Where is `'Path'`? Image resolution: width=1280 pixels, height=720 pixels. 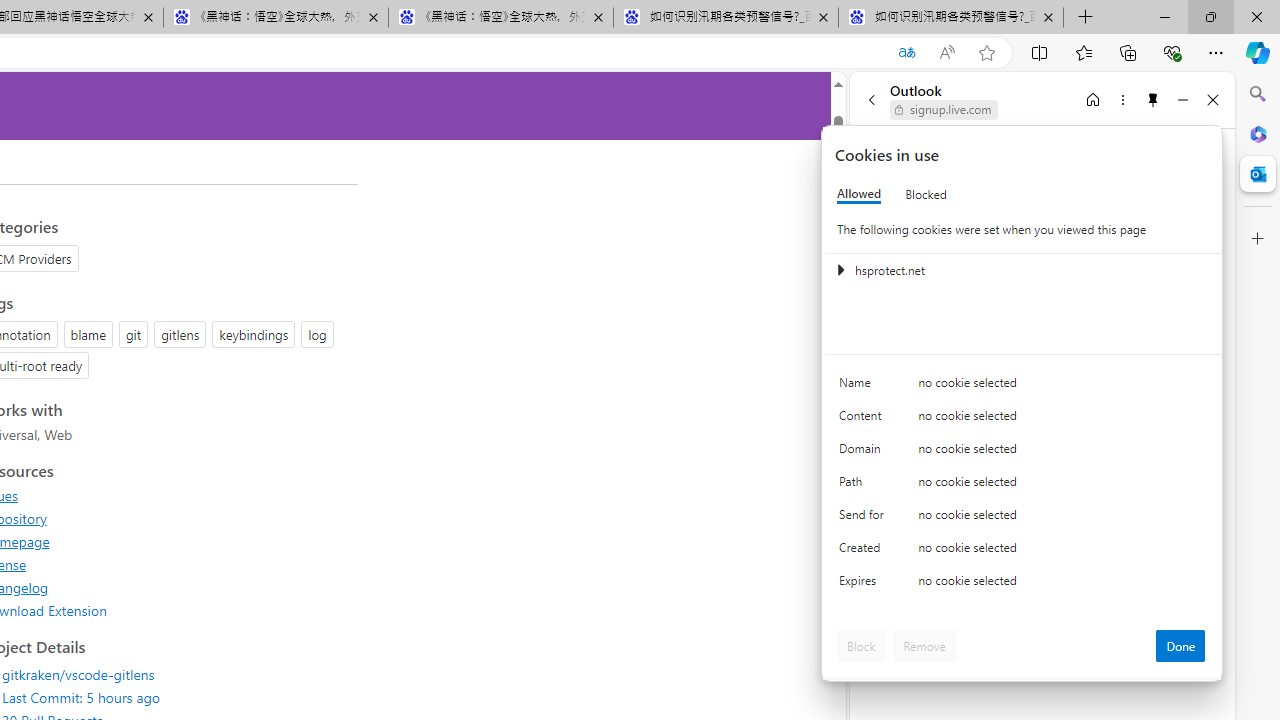 'Path' is located at coordinates (865, 486).